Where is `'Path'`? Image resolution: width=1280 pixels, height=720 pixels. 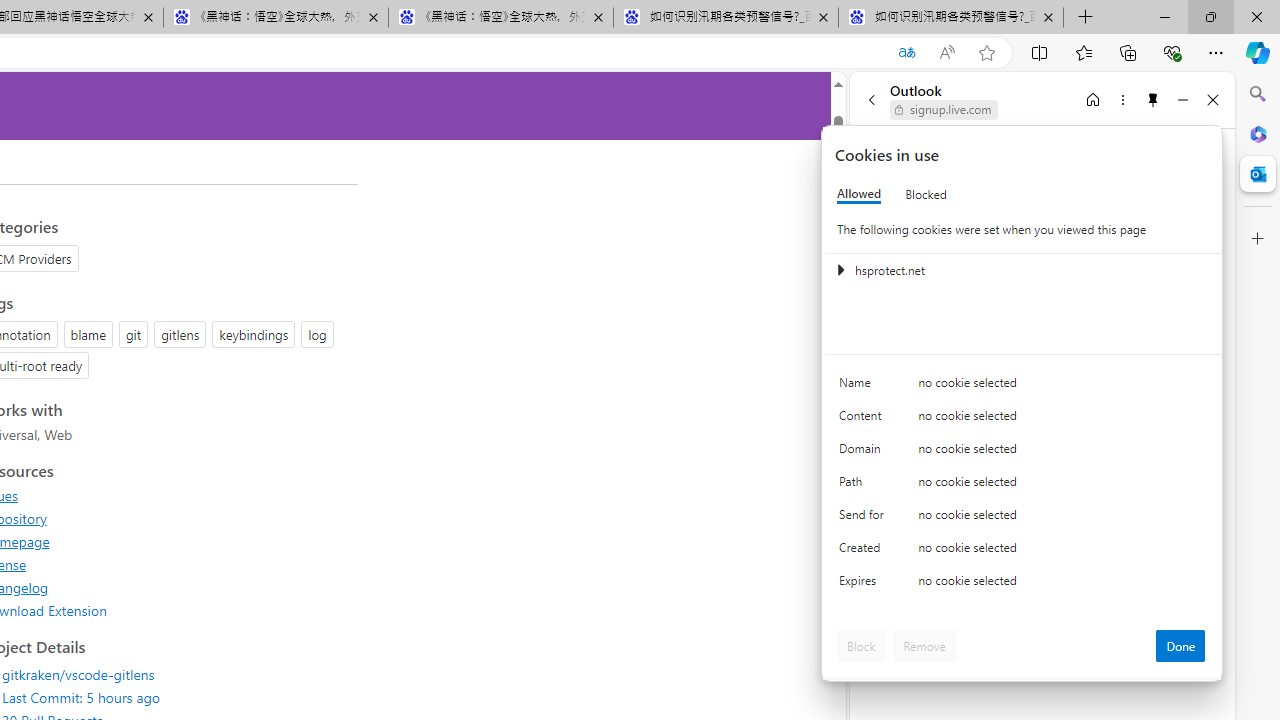 'Path' is located at coordinates (865, 486).